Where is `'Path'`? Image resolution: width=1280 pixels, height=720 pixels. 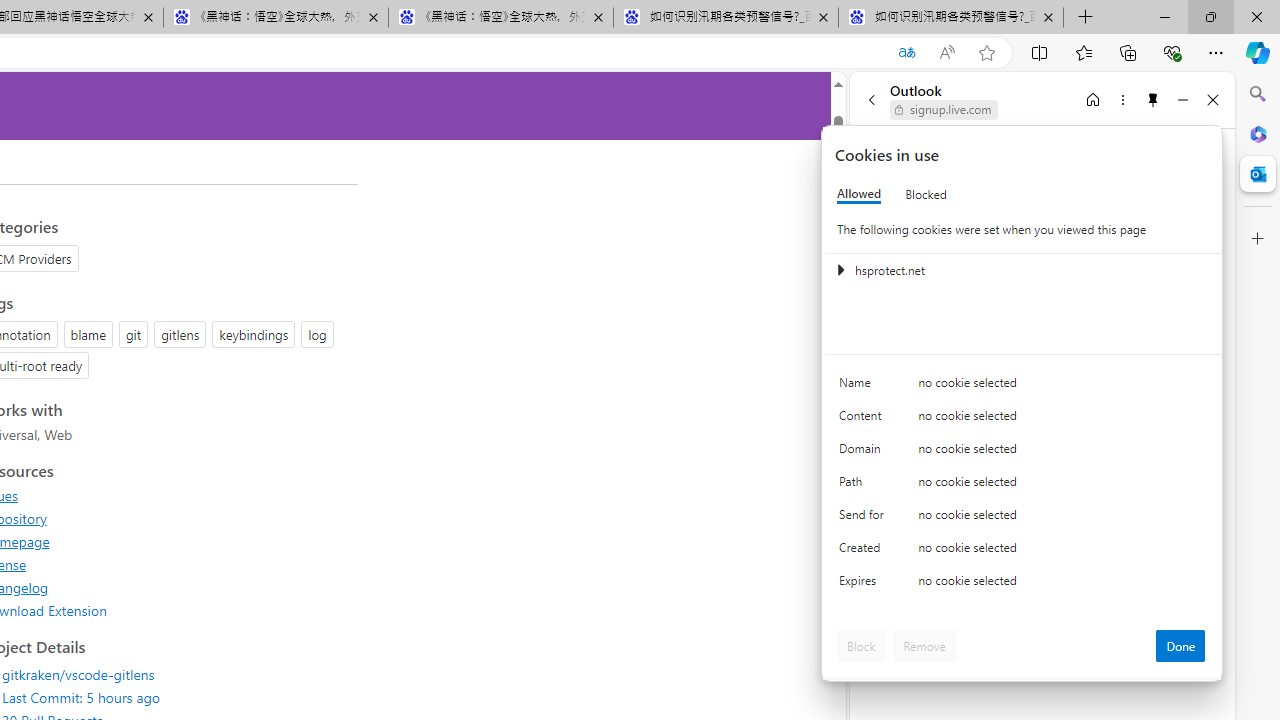 'Path' is located at coordinates (865, 486).